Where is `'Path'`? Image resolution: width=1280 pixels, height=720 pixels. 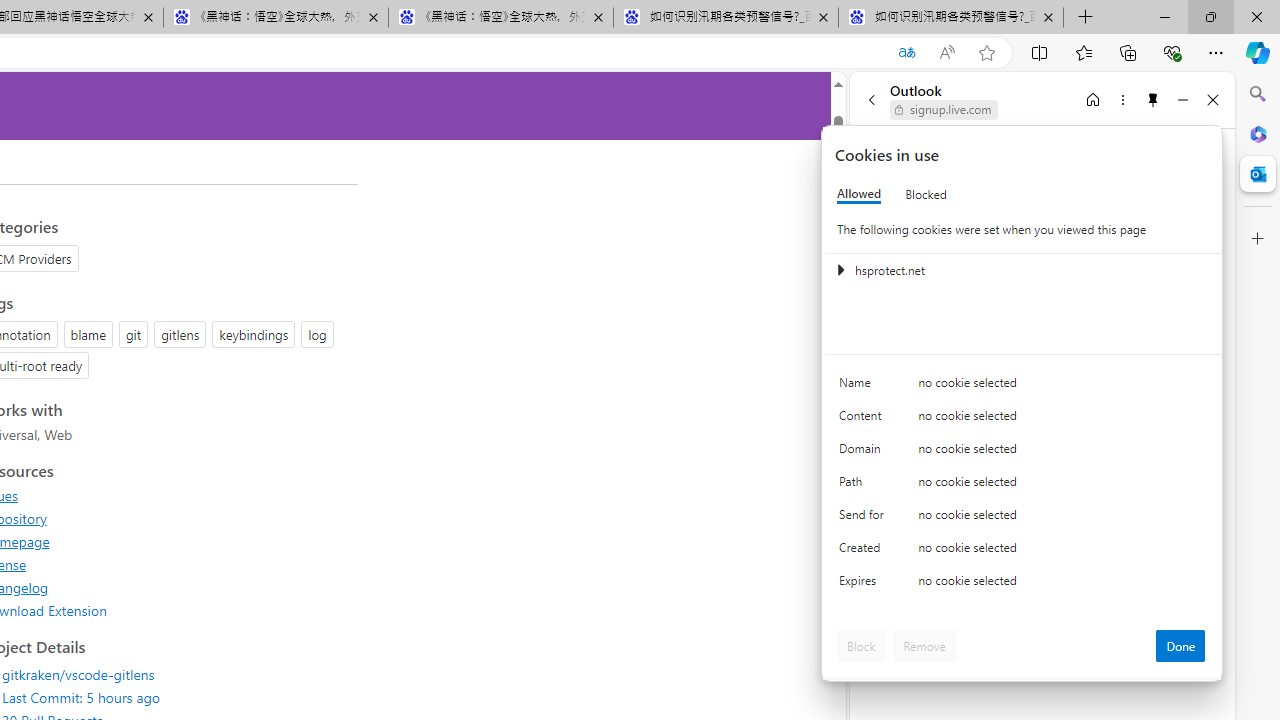 'Path' is located at coordinates (865, 486).